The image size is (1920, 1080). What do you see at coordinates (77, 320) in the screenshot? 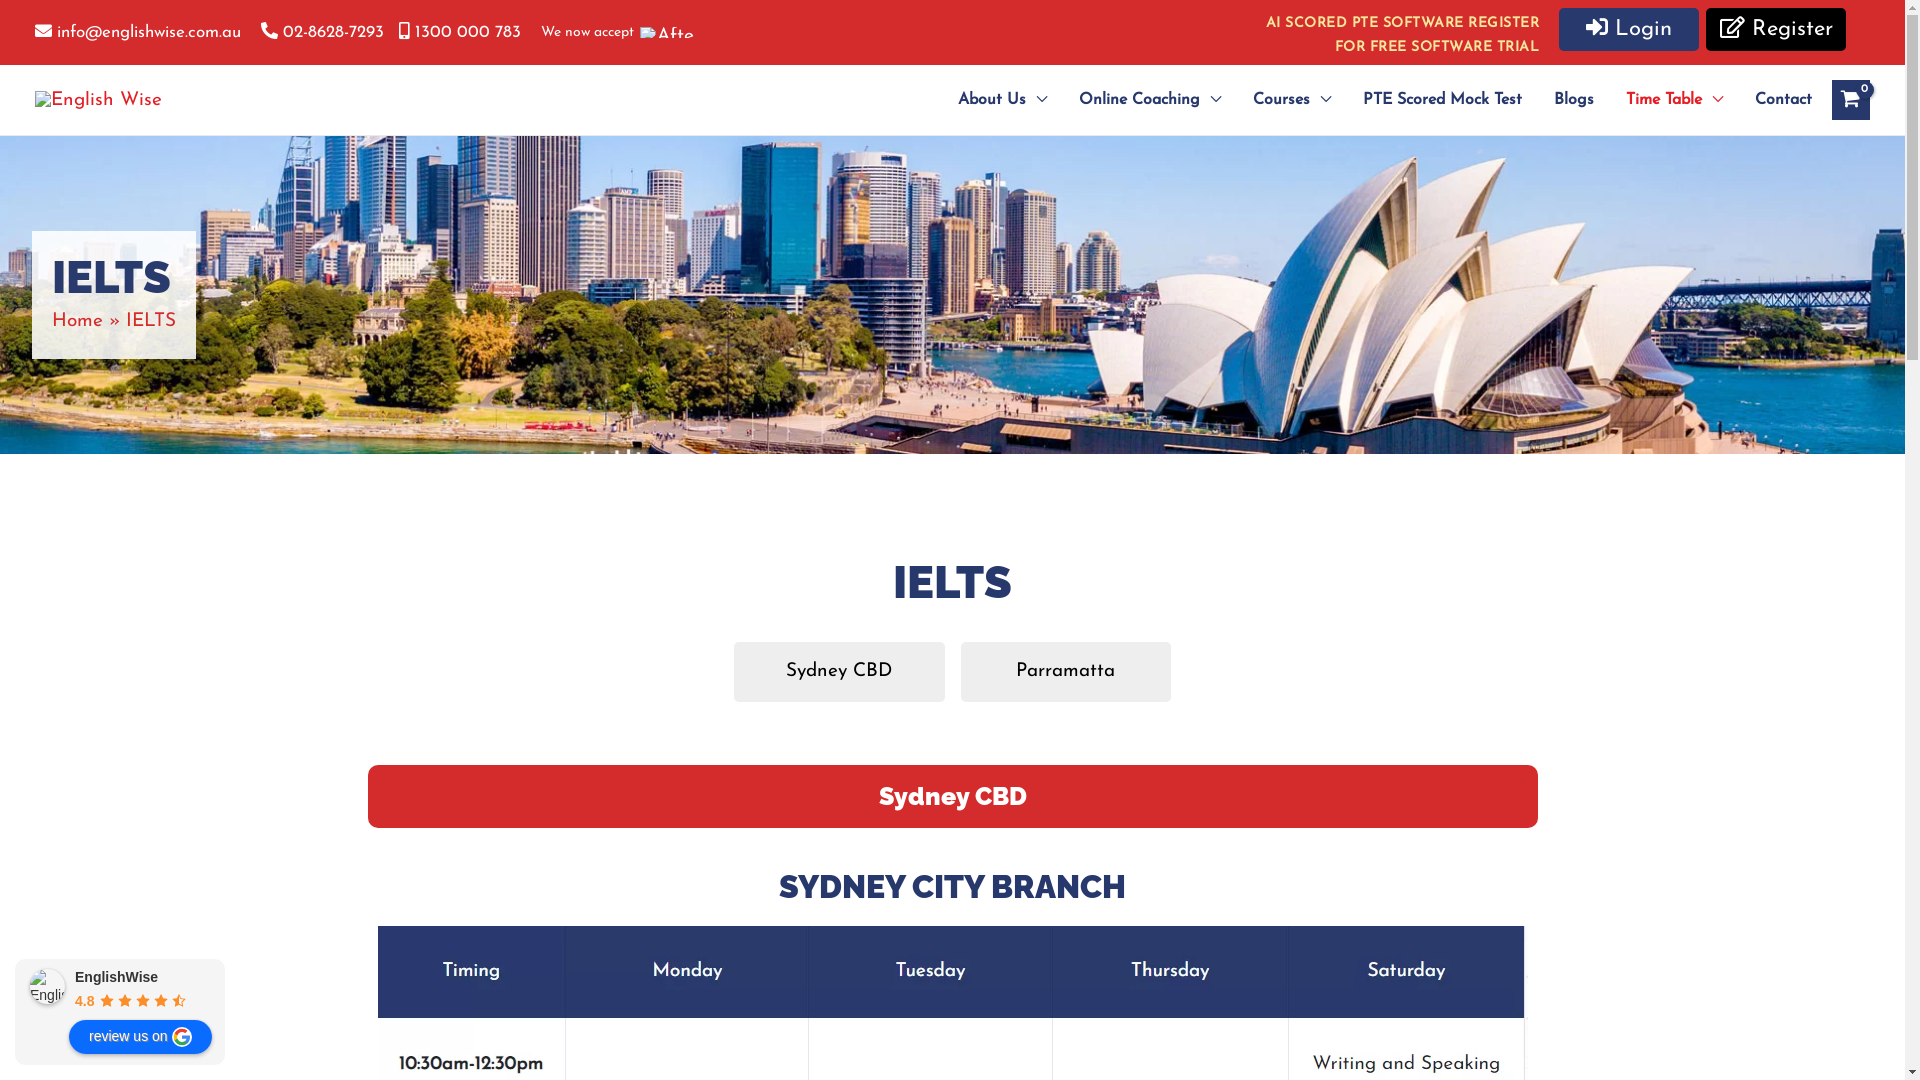
I see `'Home'` at bounding box center [77, 320].